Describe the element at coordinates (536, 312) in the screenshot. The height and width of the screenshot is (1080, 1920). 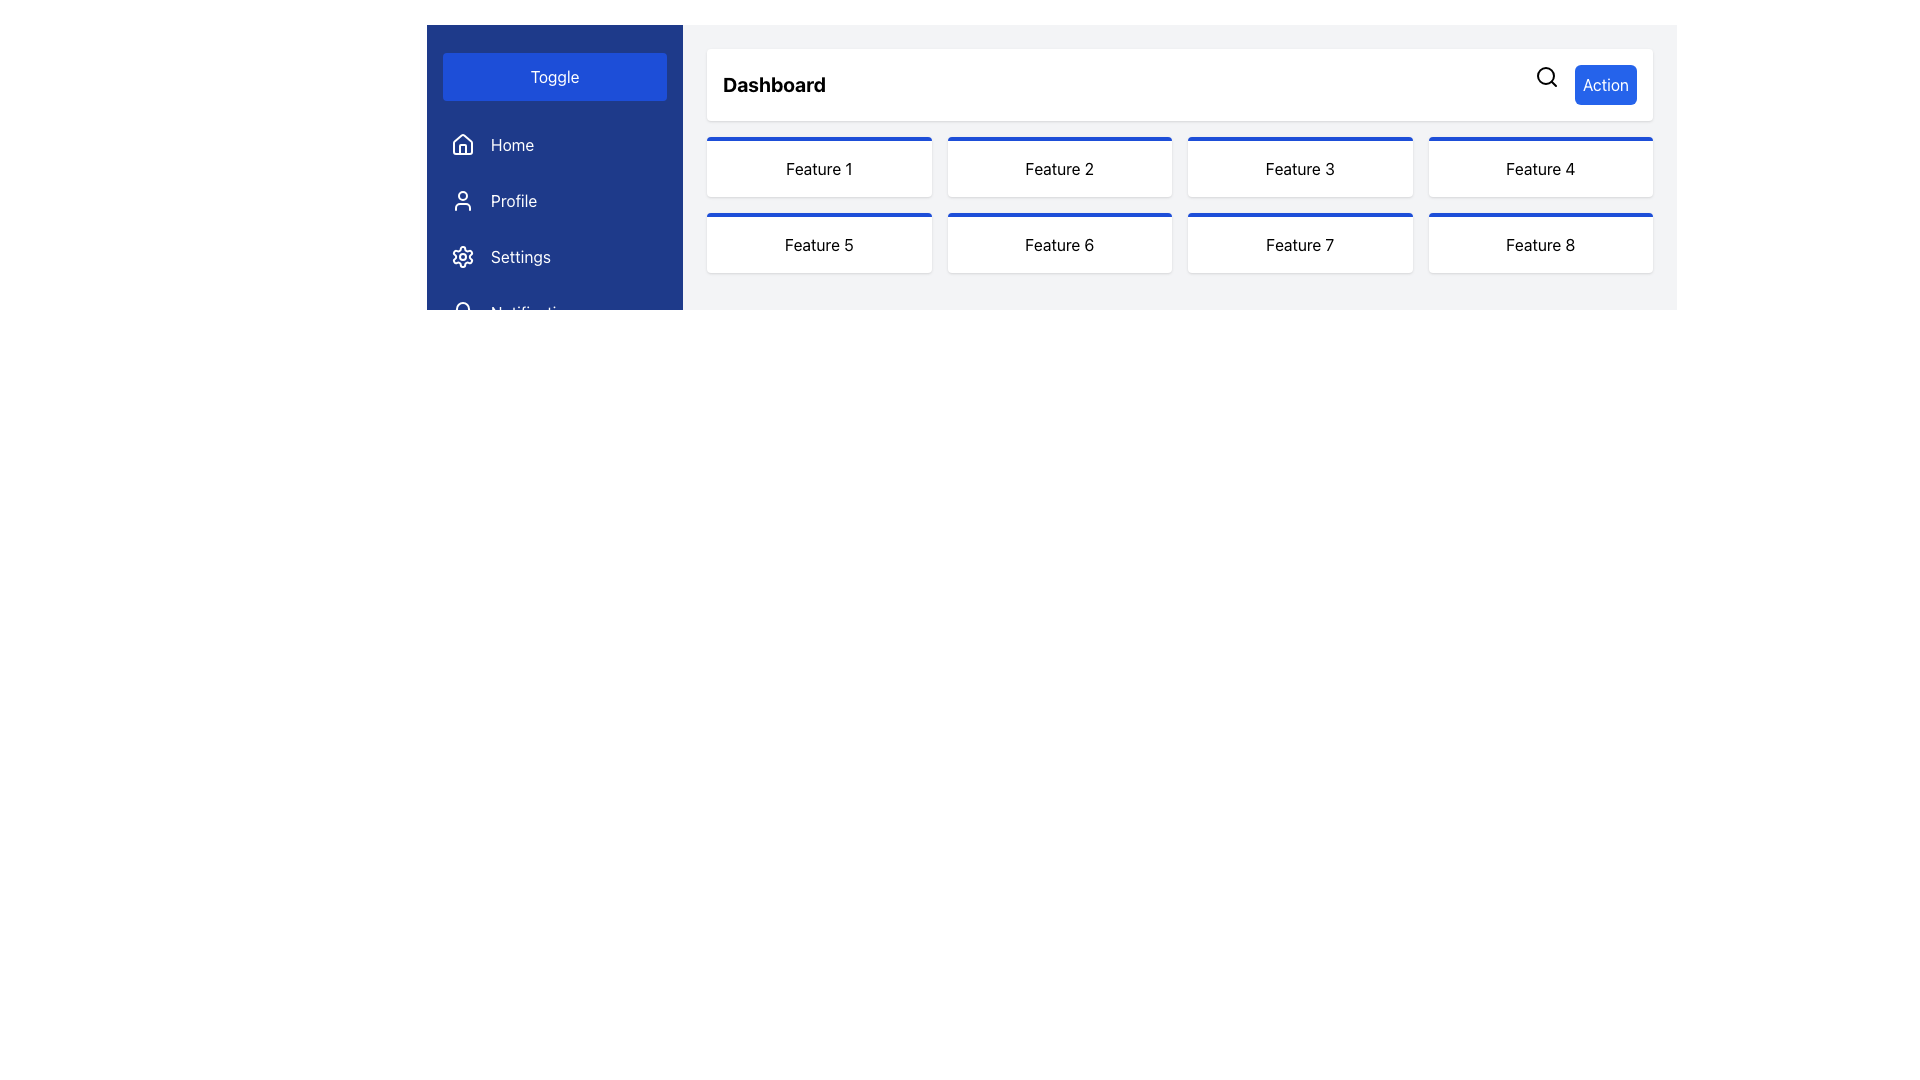
I see `the text label next to the bell icon in the vertical navigation bar` at that location.